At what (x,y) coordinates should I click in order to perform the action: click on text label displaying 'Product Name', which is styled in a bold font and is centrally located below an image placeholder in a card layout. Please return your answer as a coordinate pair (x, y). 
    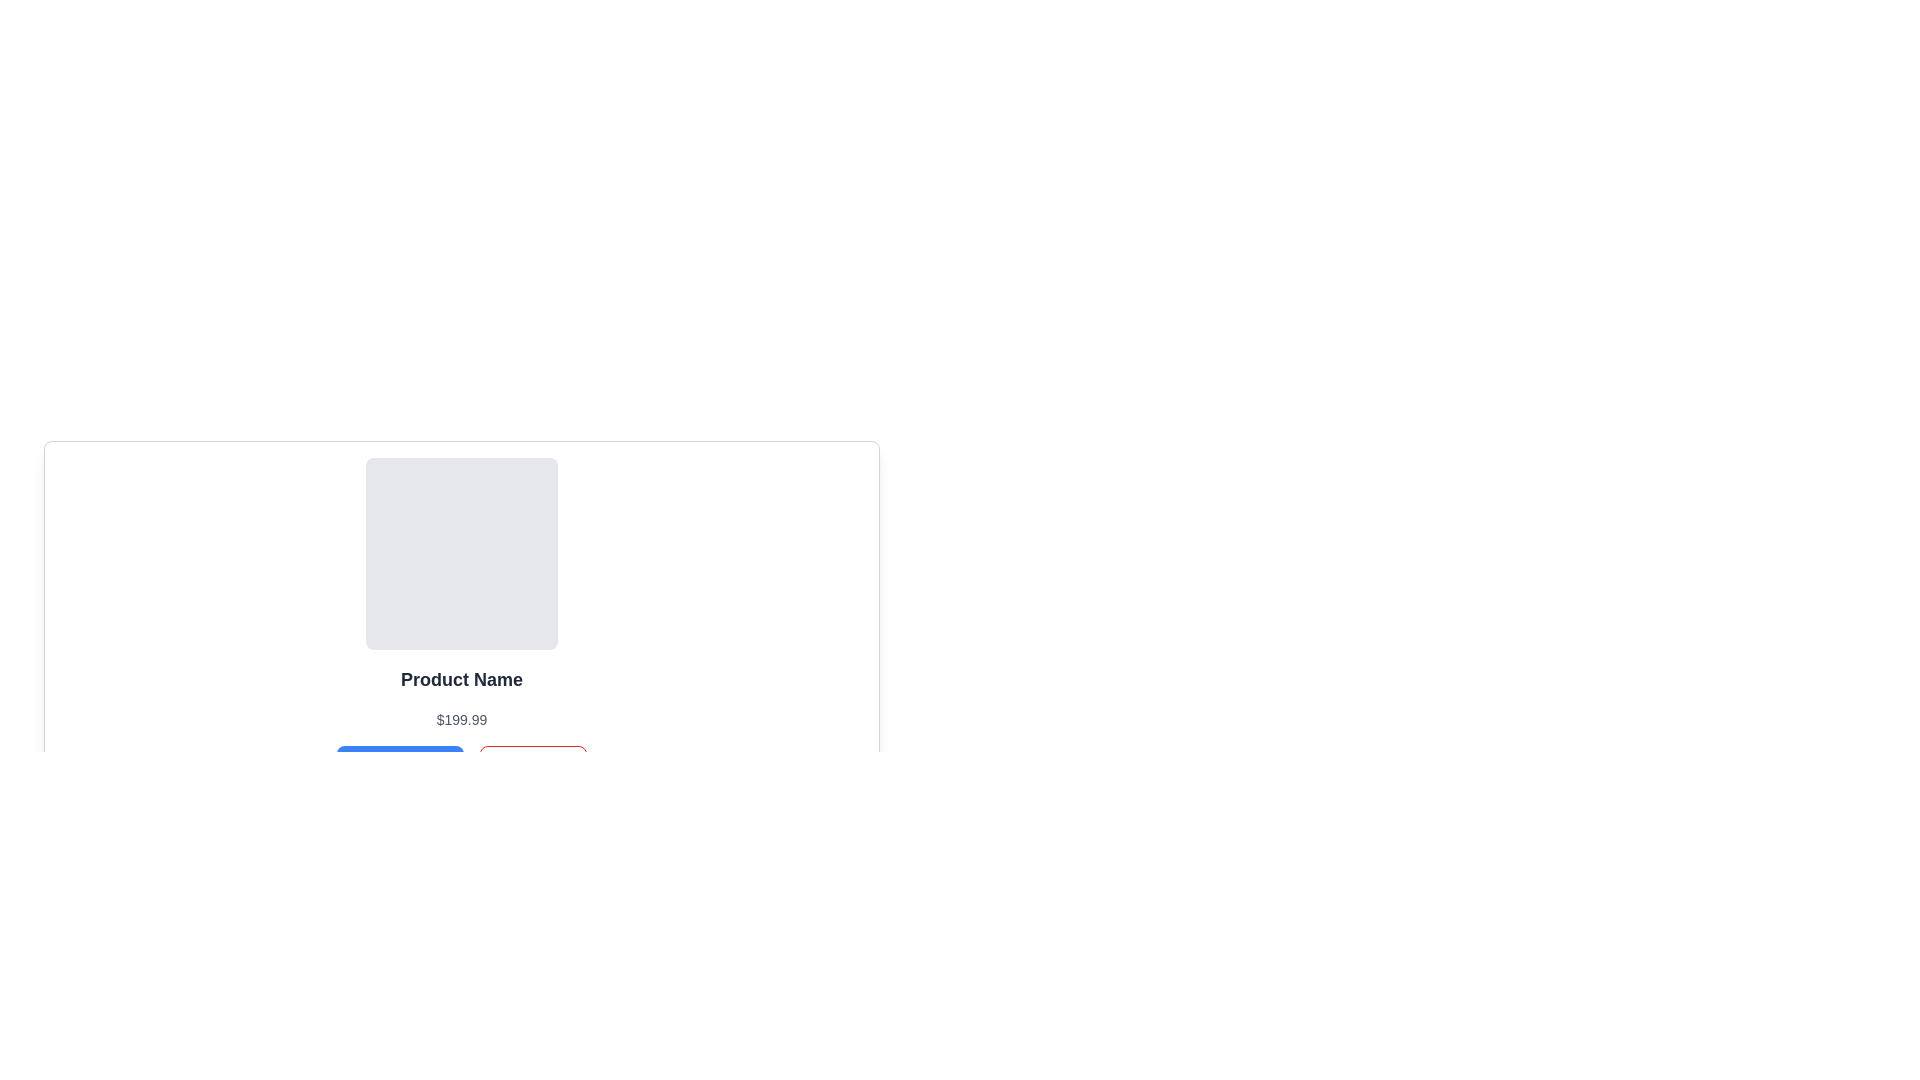
    Looking at the image, I should click on (460, 678).